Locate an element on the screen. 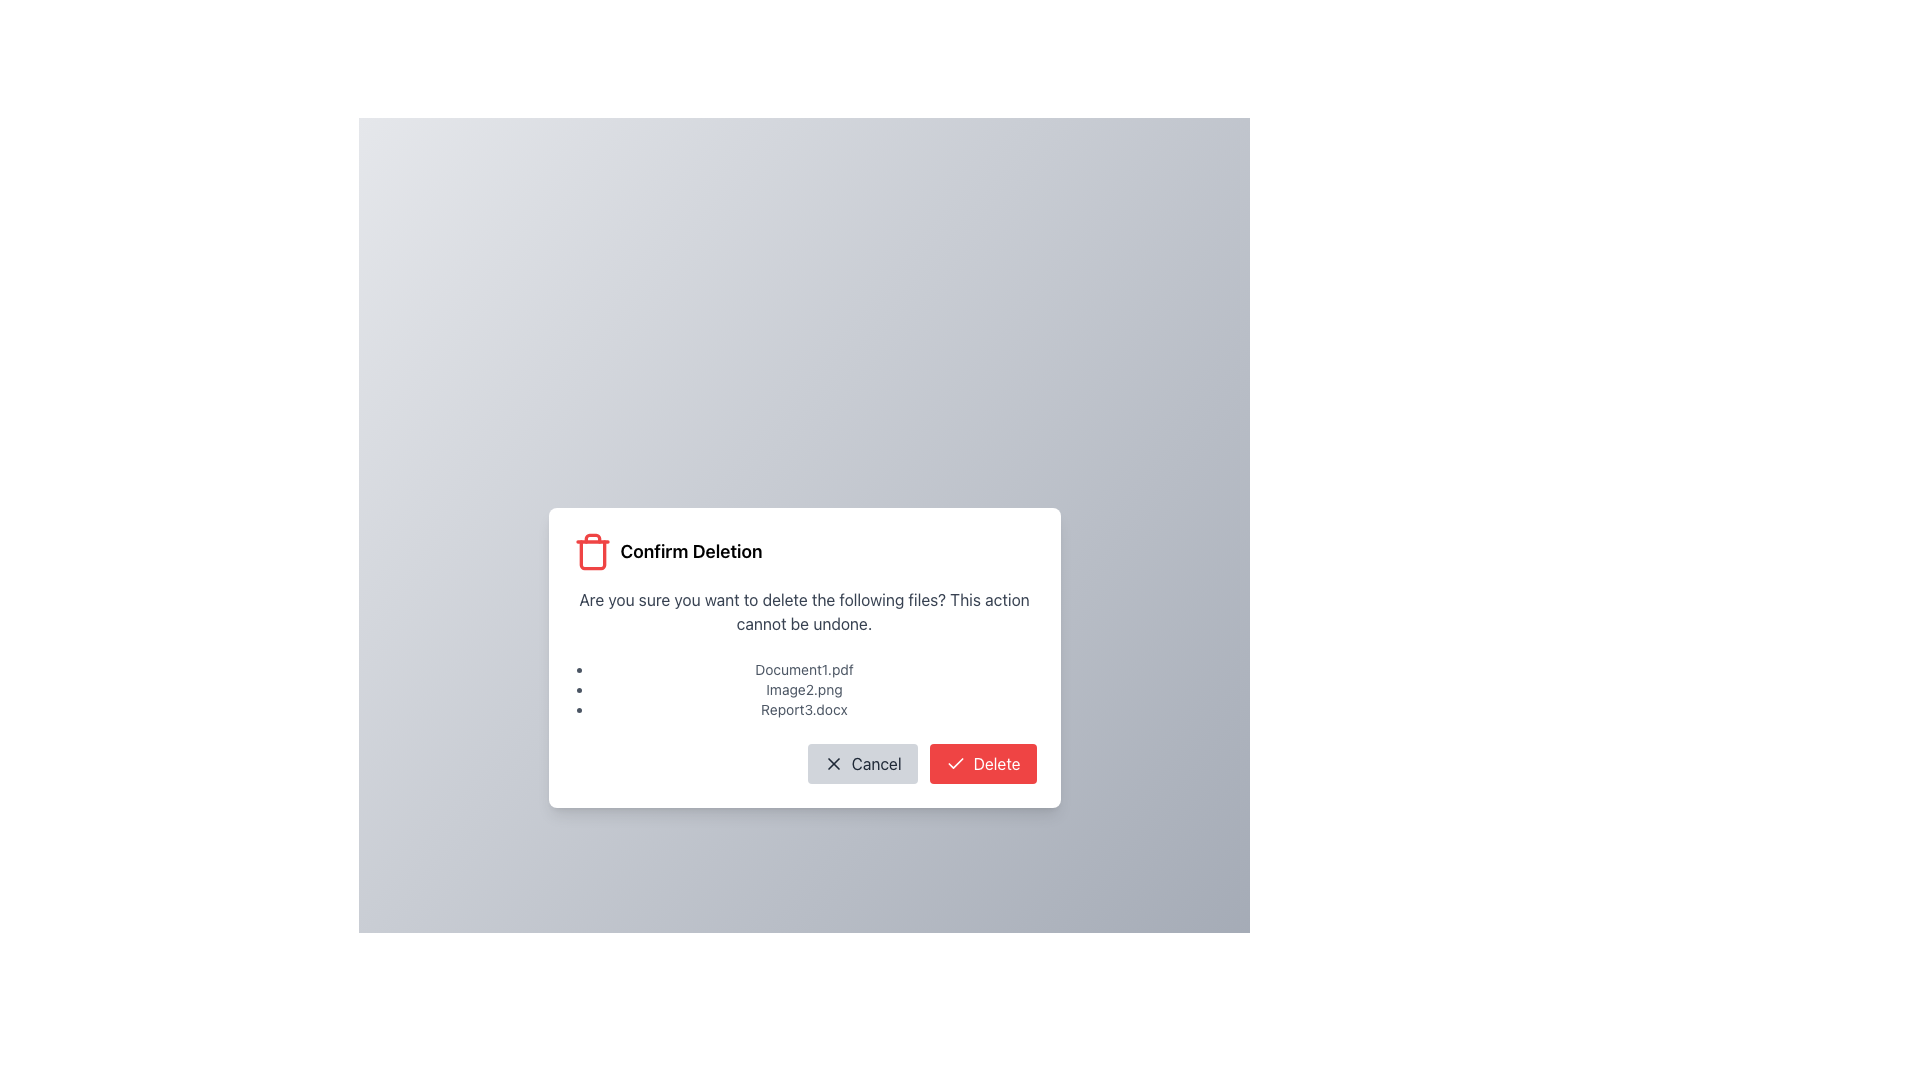 Image resolution: width=1920 pixels, height=1080 pixels. the confirmation icon is located at coordinates (954, 763).